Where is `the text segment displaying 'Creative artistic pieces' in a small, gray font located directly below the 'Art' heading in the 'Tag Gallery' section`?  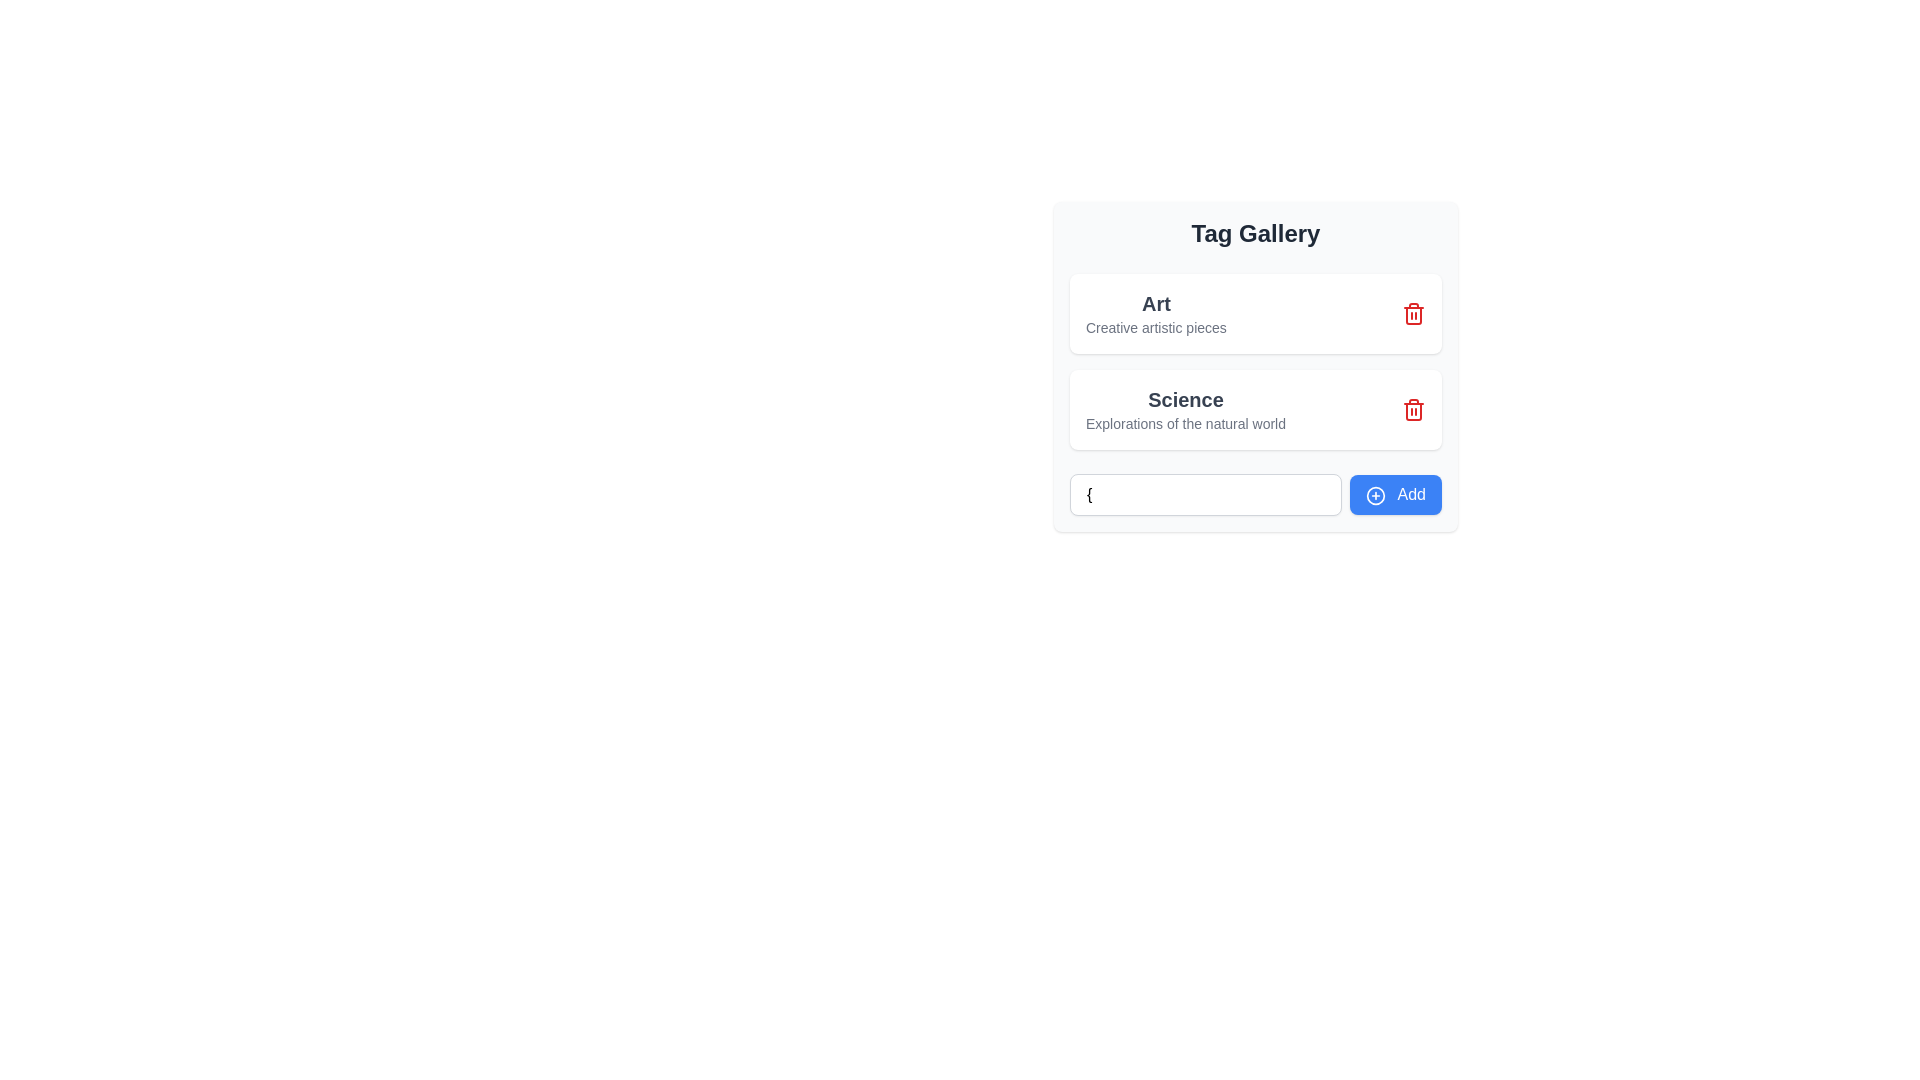 the text segment displaying 'Creative artistic pieces' in a small, gray font located directly below the 'Art' heading in the 'Tag Gallery' section is located at coordinates (1156, 326).